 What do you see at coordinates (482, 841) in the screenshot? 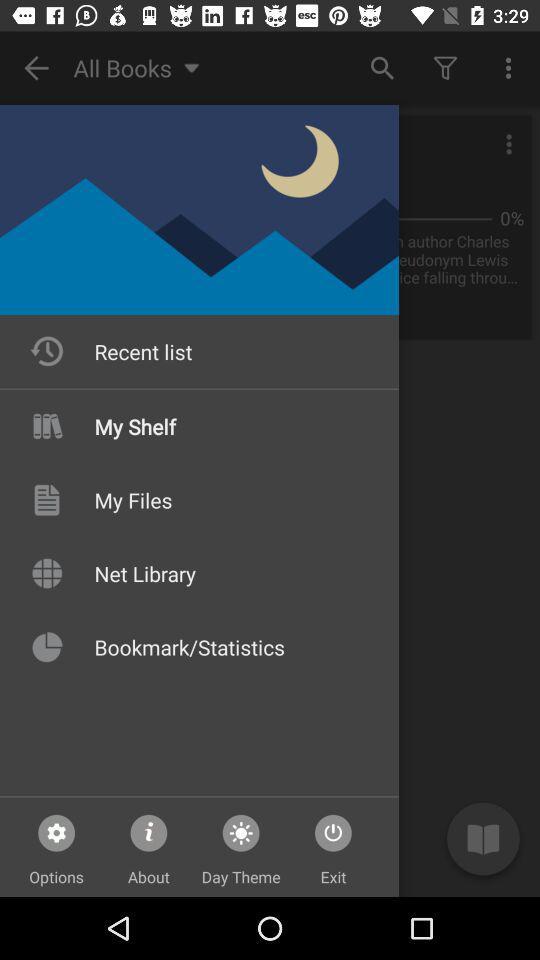
I see `the book icon` at bounding box center [482, 841].